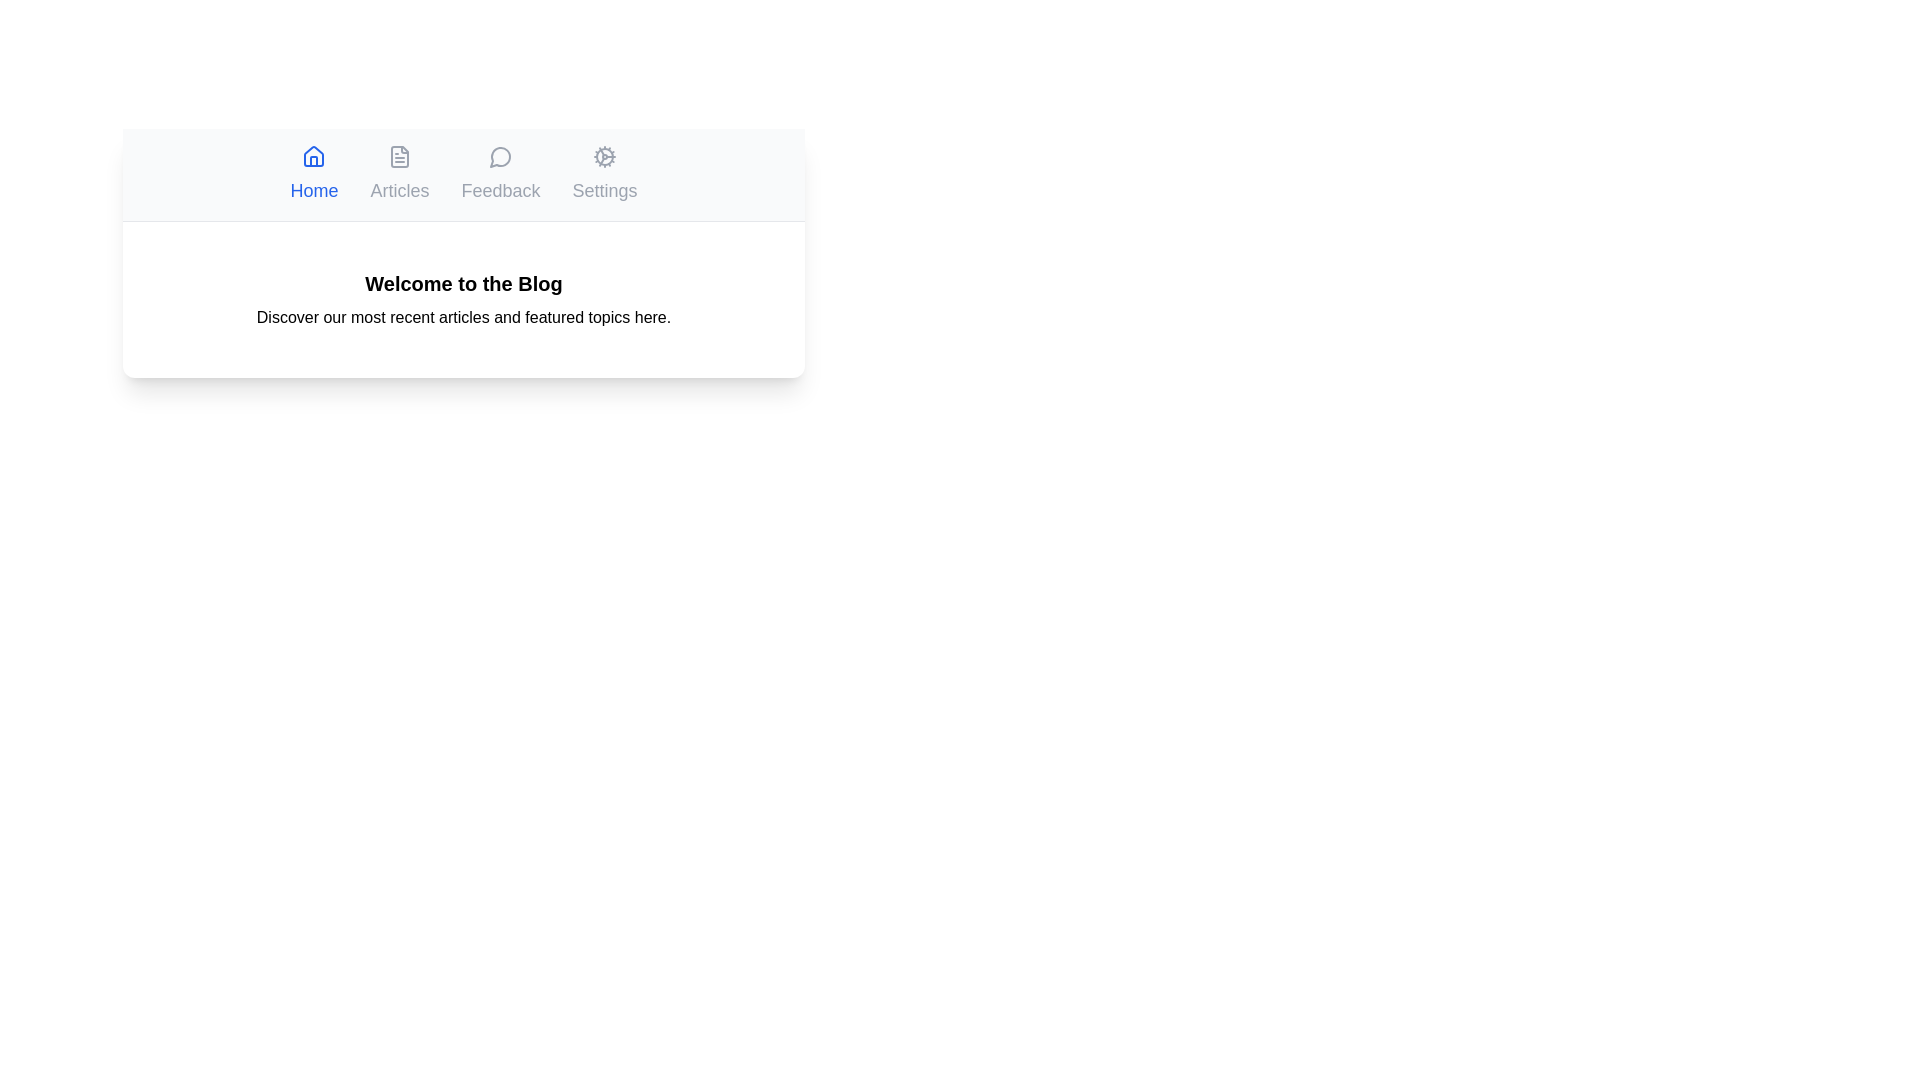 The height and width of the screenshot is (1080, 1920). What do you see at coordinates (399, 173) in the screenshot?
I see `the Articles tab to switch to its content section` at bounding box center [399, 173].